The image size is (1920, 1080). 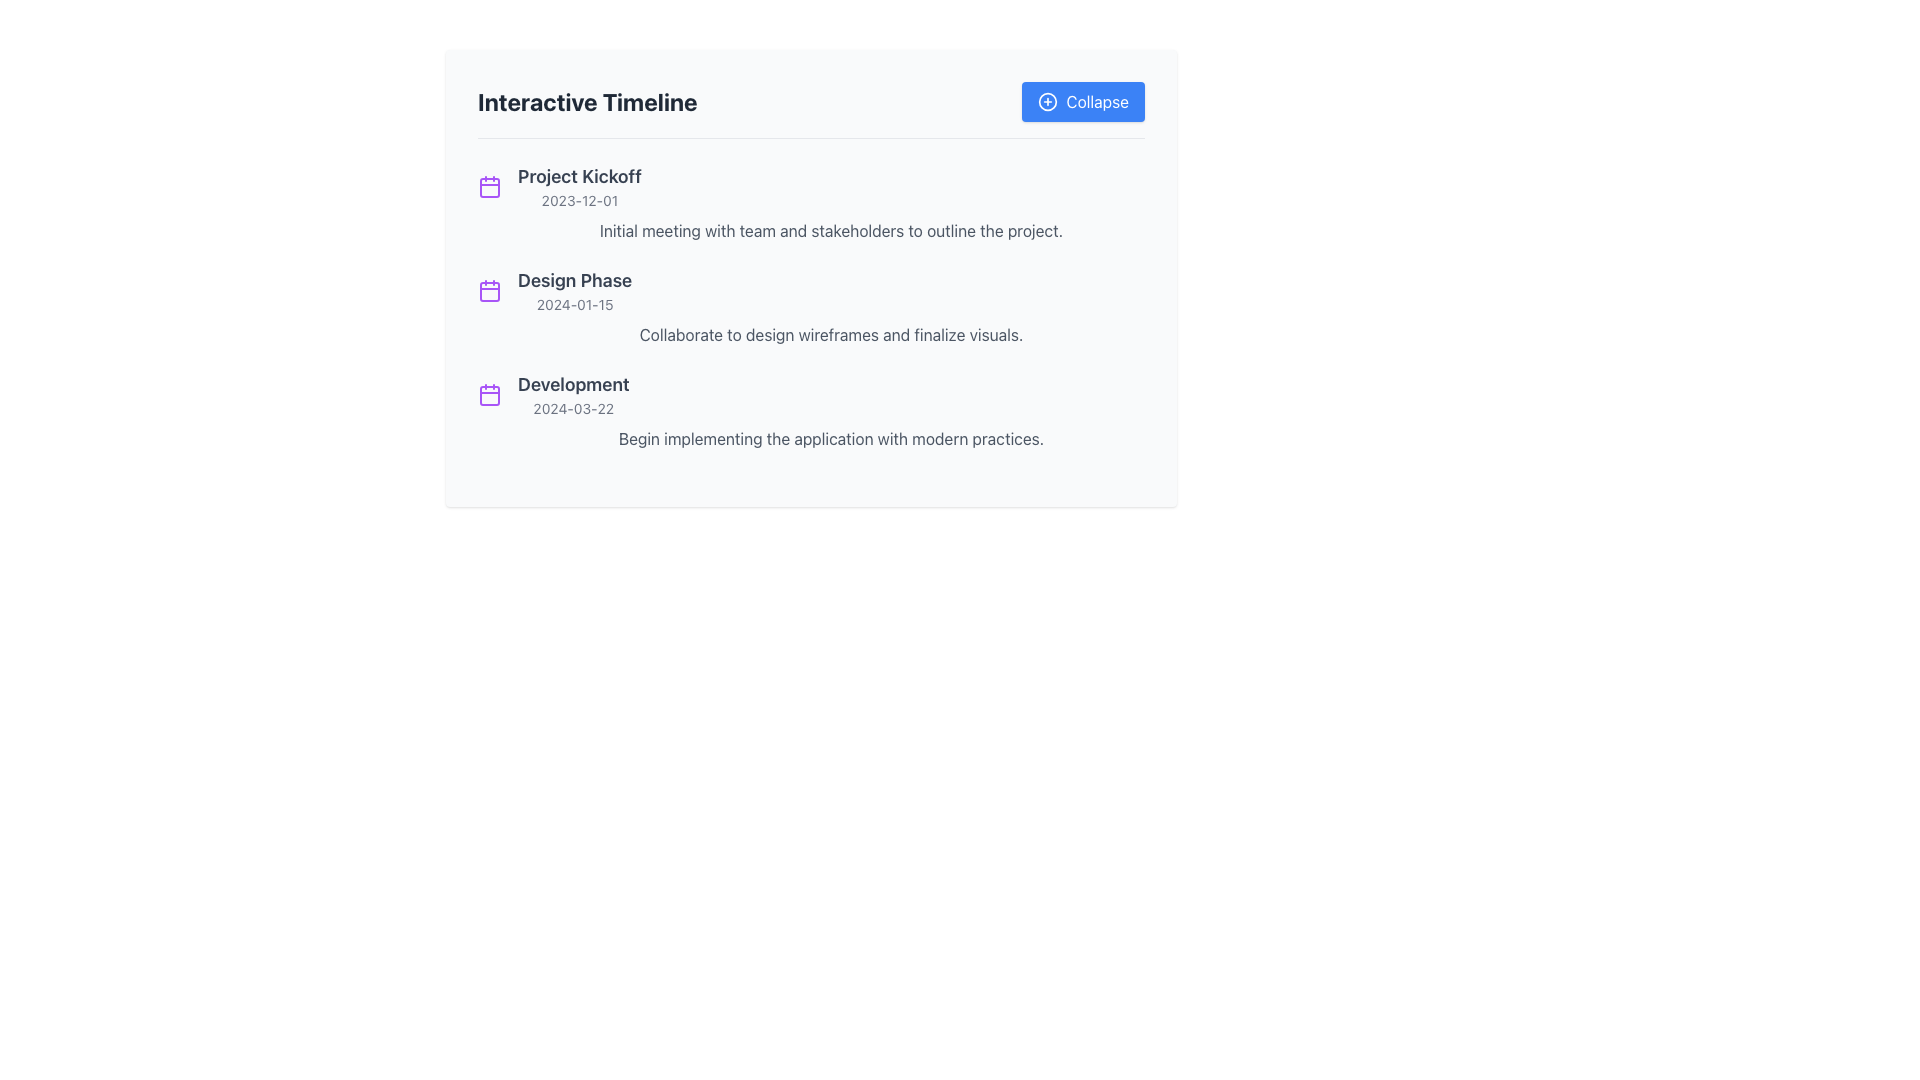 I want to click on the first timeline entry summarizing the project milestone, so click(x=811, y=203).